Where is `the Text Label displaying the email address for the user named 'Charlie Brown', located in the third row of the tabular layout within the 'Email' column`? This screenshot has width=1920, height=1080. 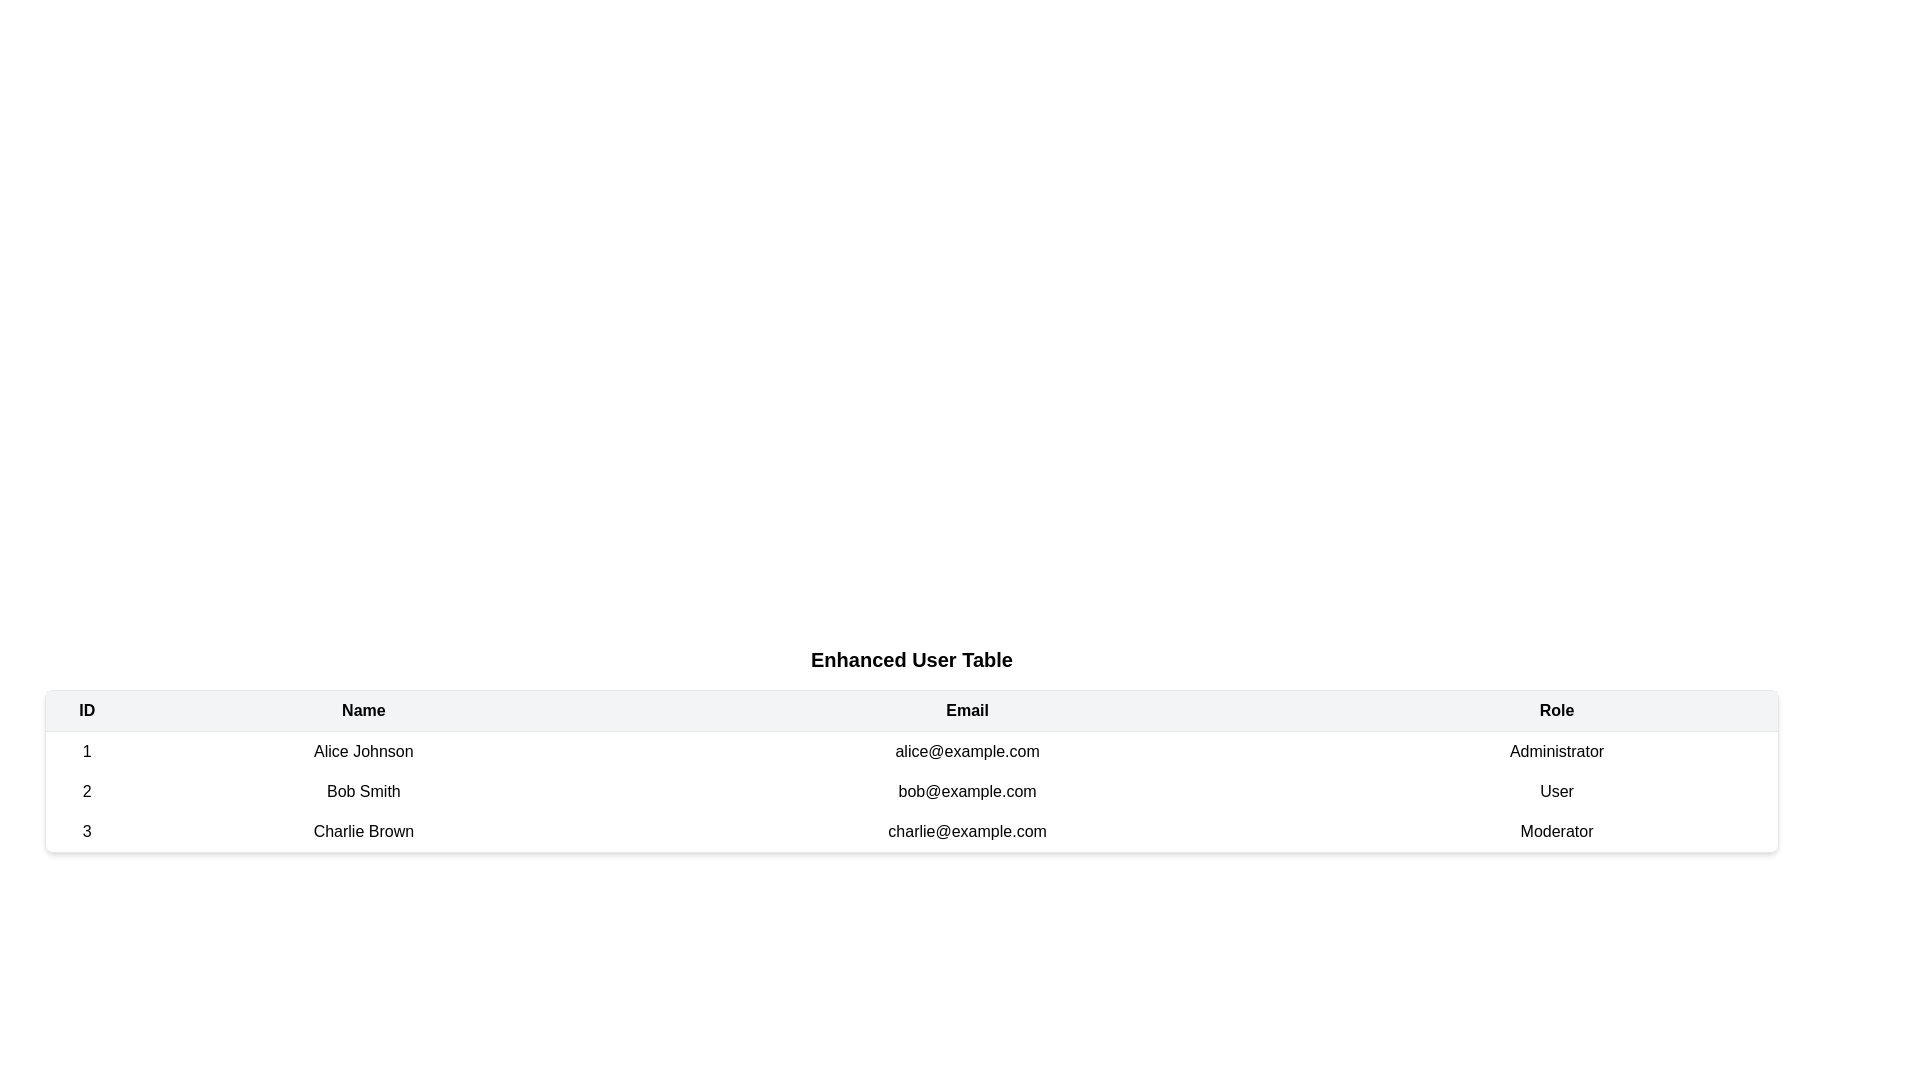
the Text Label displaying the email address for the user named 'Charlie Brown', located in the third row of the tabular layout within the 'Email' column is located at coordinates (967, 832).